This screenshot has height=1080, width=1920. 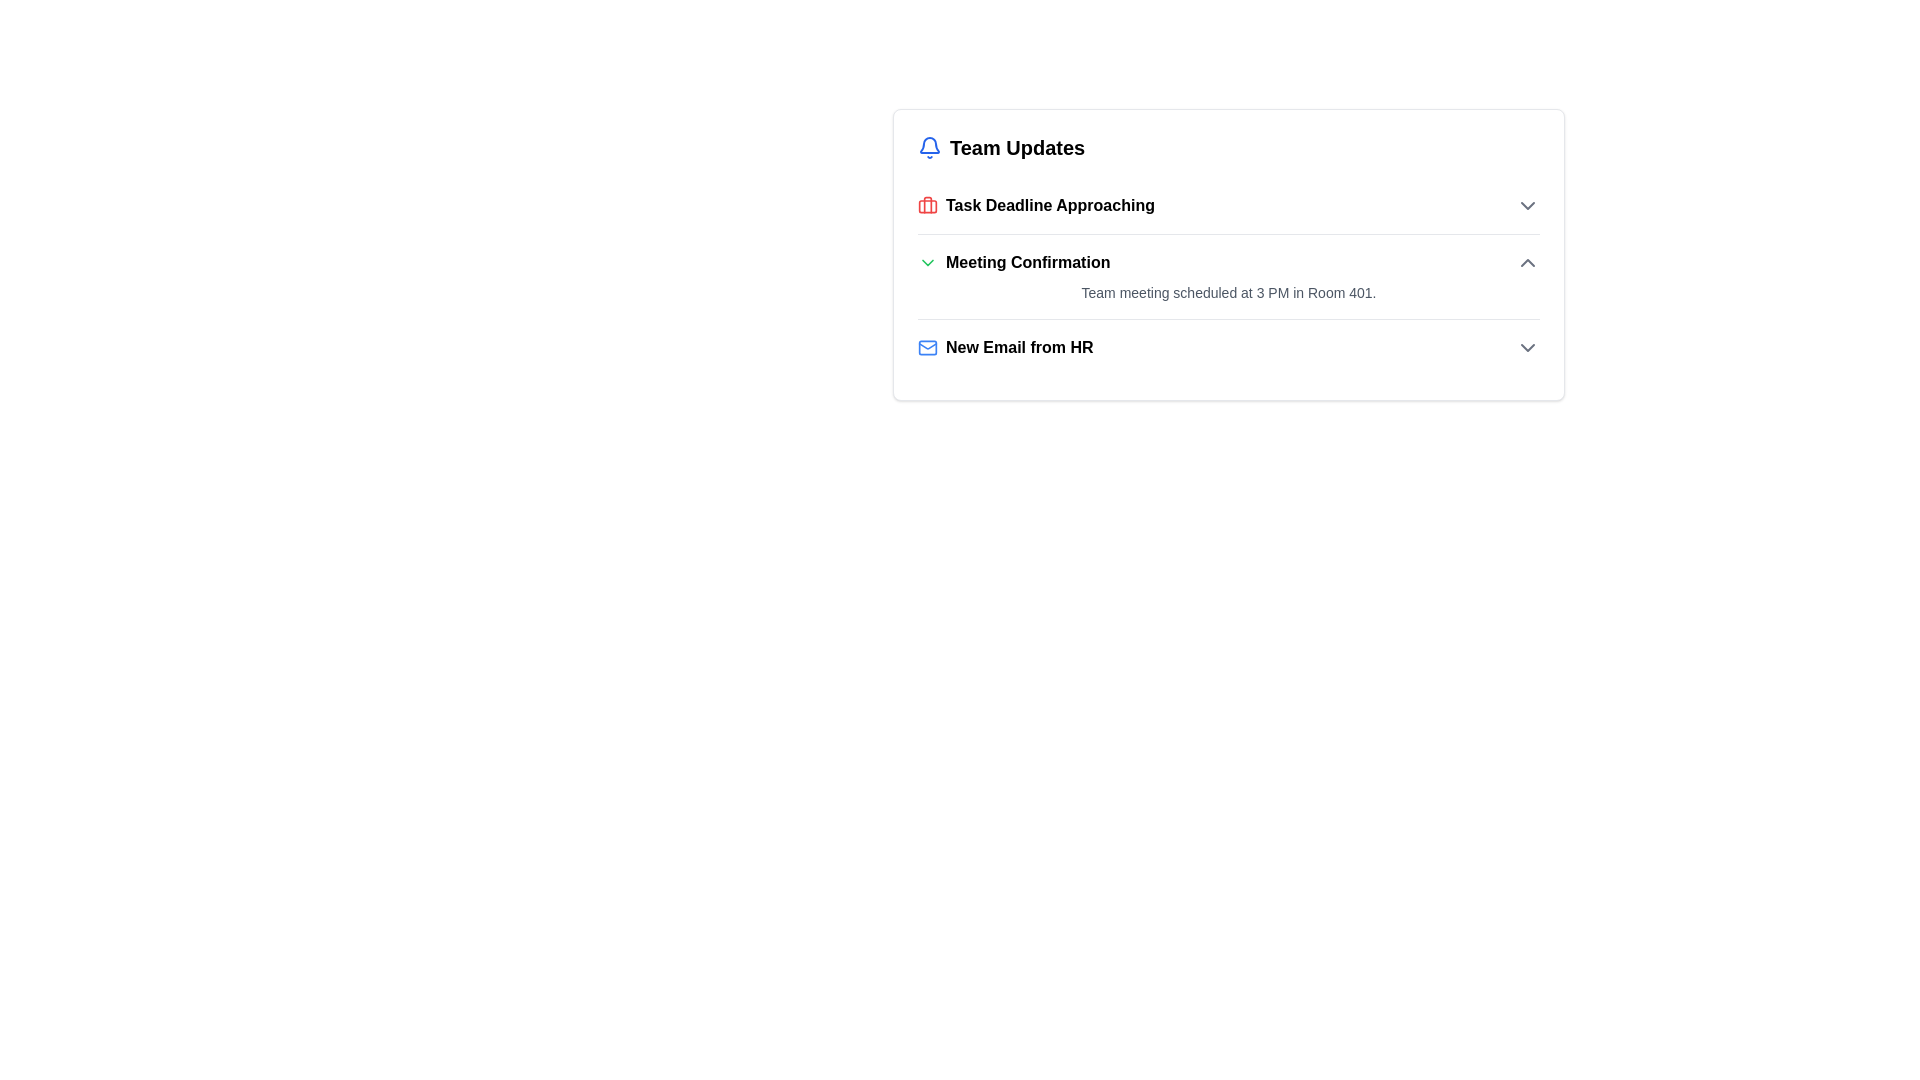 What do you see at coordinates (1227, 277) in the screenshot?
I see `the 'Meeting Confirmation' collapsible notification block` at bounding box center [1227, 277].